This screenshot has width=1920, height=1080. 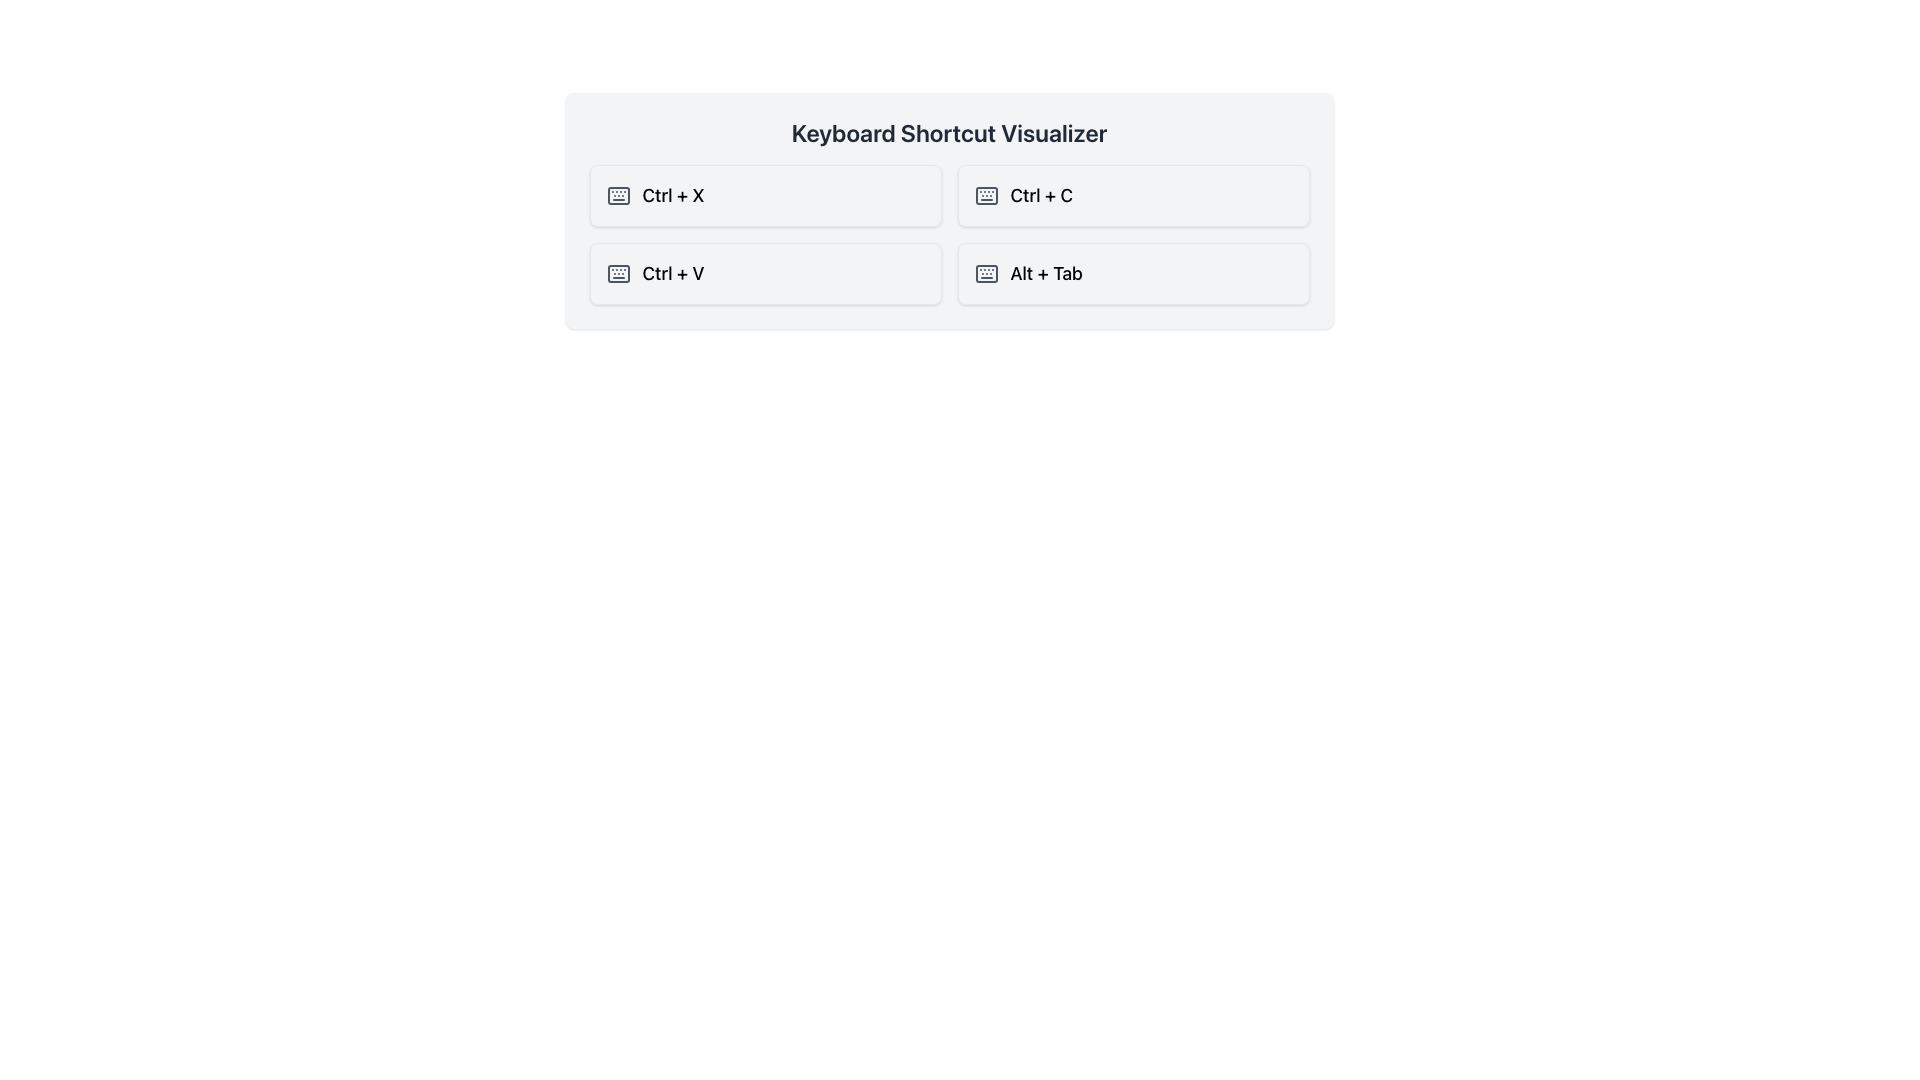 What do you see at coordinates (673, 273) in the screenshot?
I see `the Text label indicating the keyboard shortcut 'Ctrl + V' located in the bottom-left box of the grid, beneath the 'Ctrl + X' box` at bounding box center [673, 273].